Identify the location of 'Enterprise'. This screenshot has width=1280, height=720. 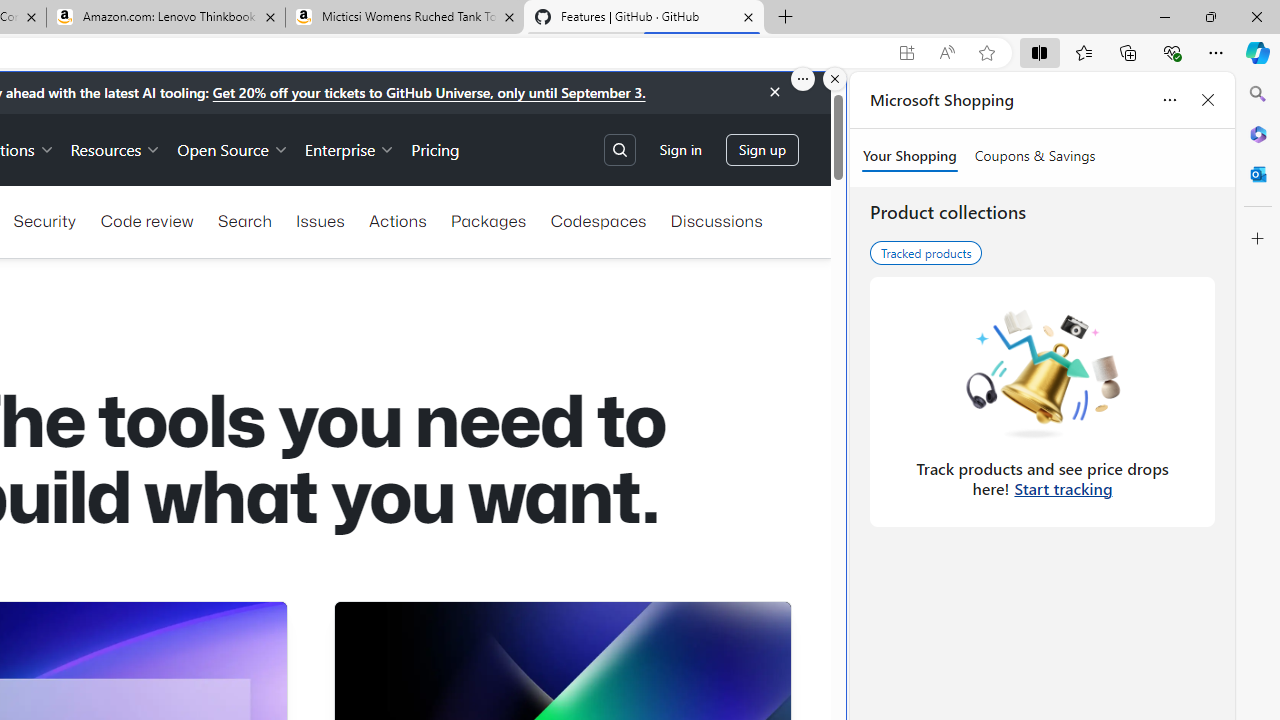
(350, 148).